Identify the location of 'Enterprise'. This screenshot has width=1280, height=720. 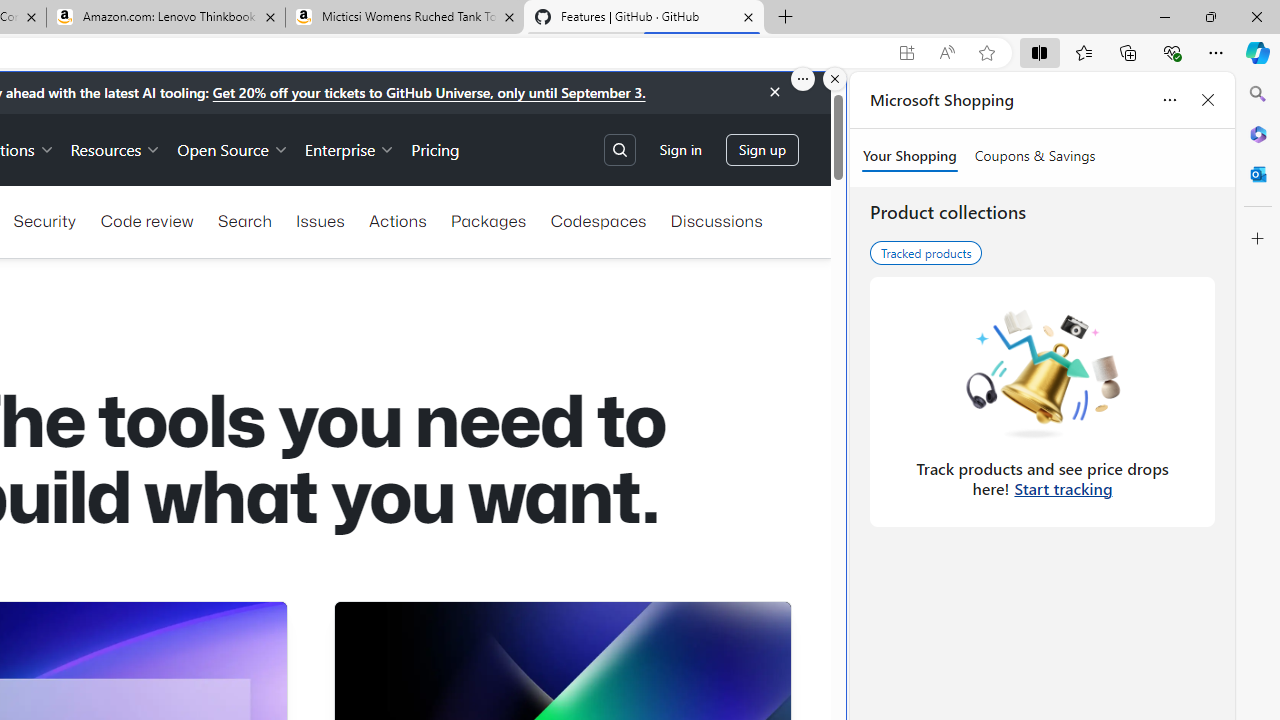
(350, 148).